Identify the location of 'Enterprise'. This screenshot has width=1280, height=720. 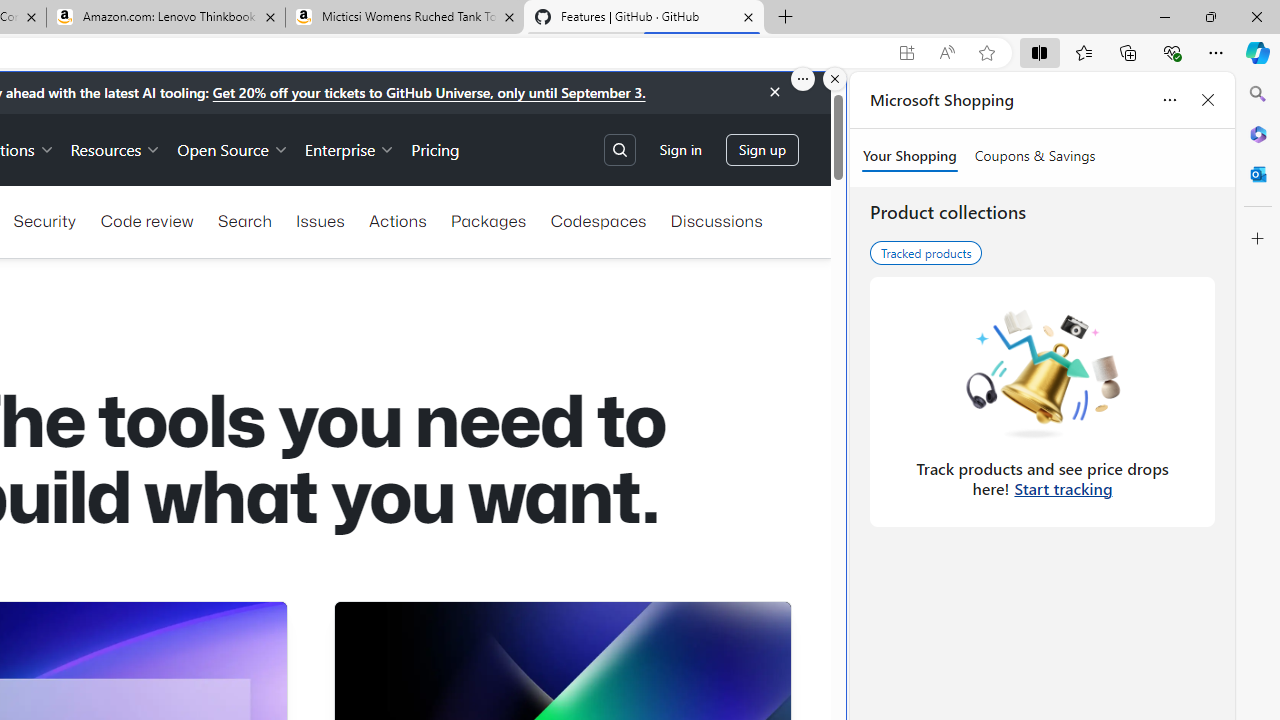
(350, 148).